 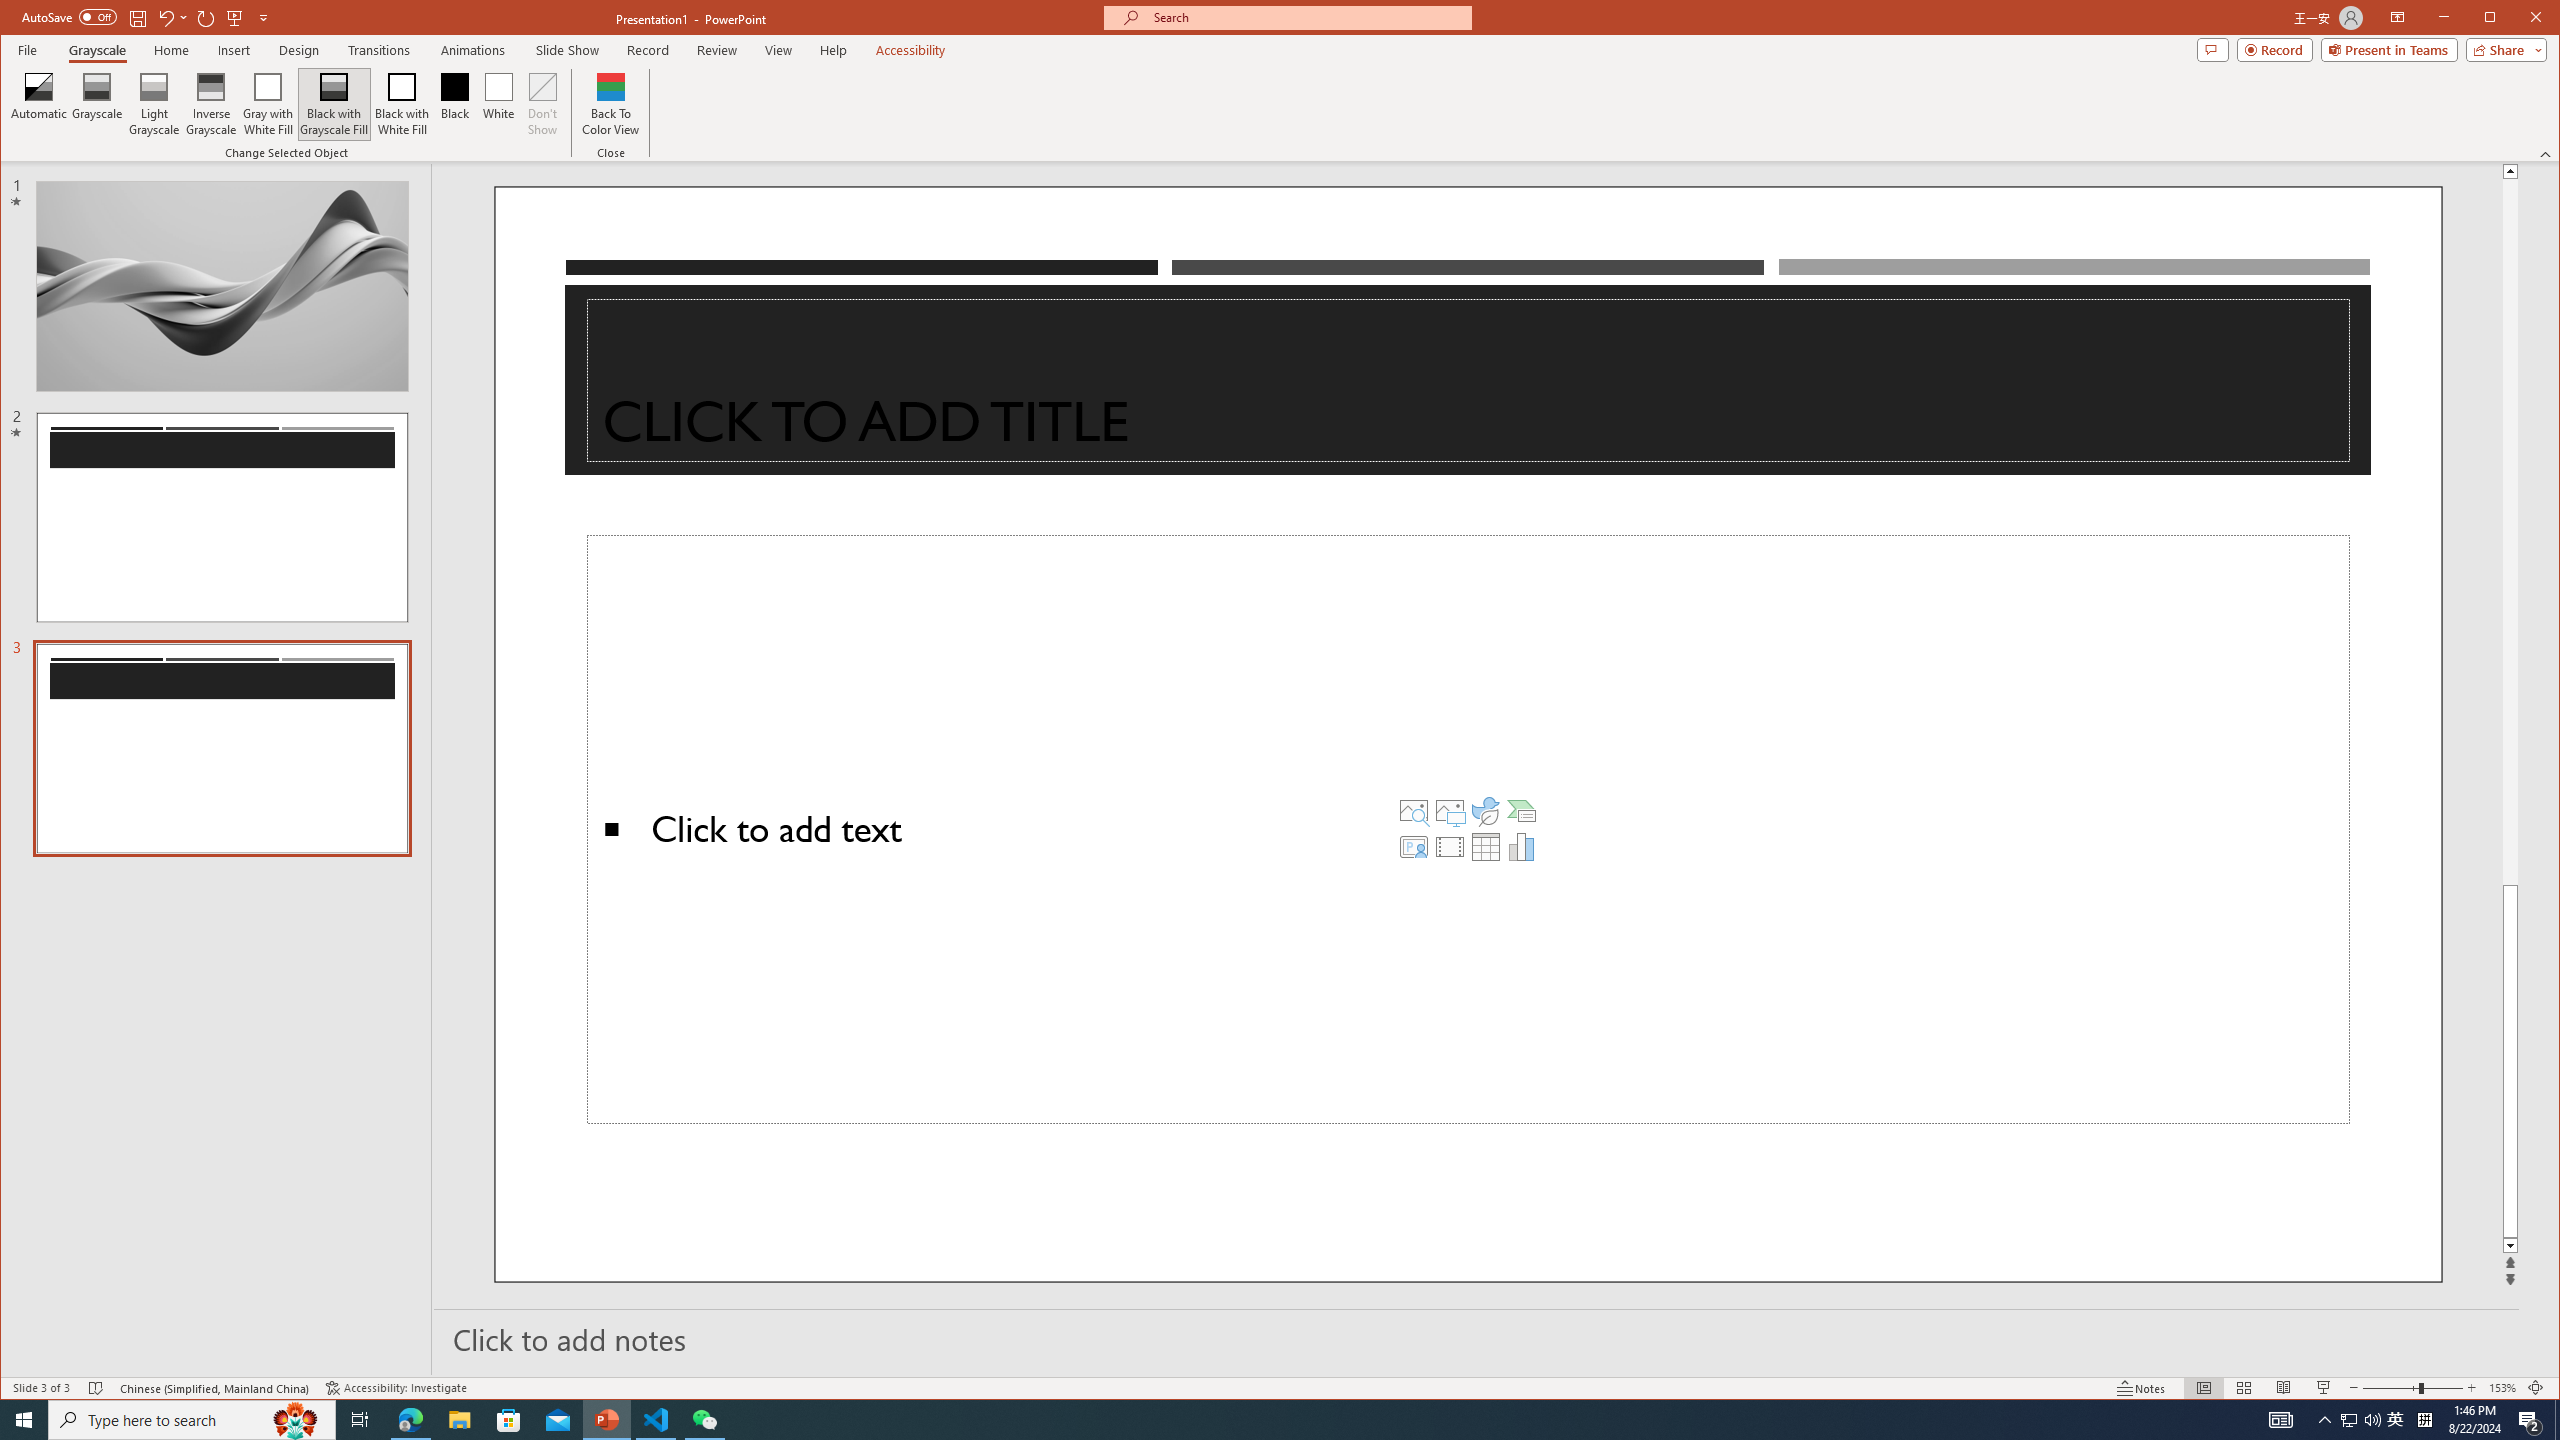 I want to click on 'Show desktop', so click(x=2556, y=1418).